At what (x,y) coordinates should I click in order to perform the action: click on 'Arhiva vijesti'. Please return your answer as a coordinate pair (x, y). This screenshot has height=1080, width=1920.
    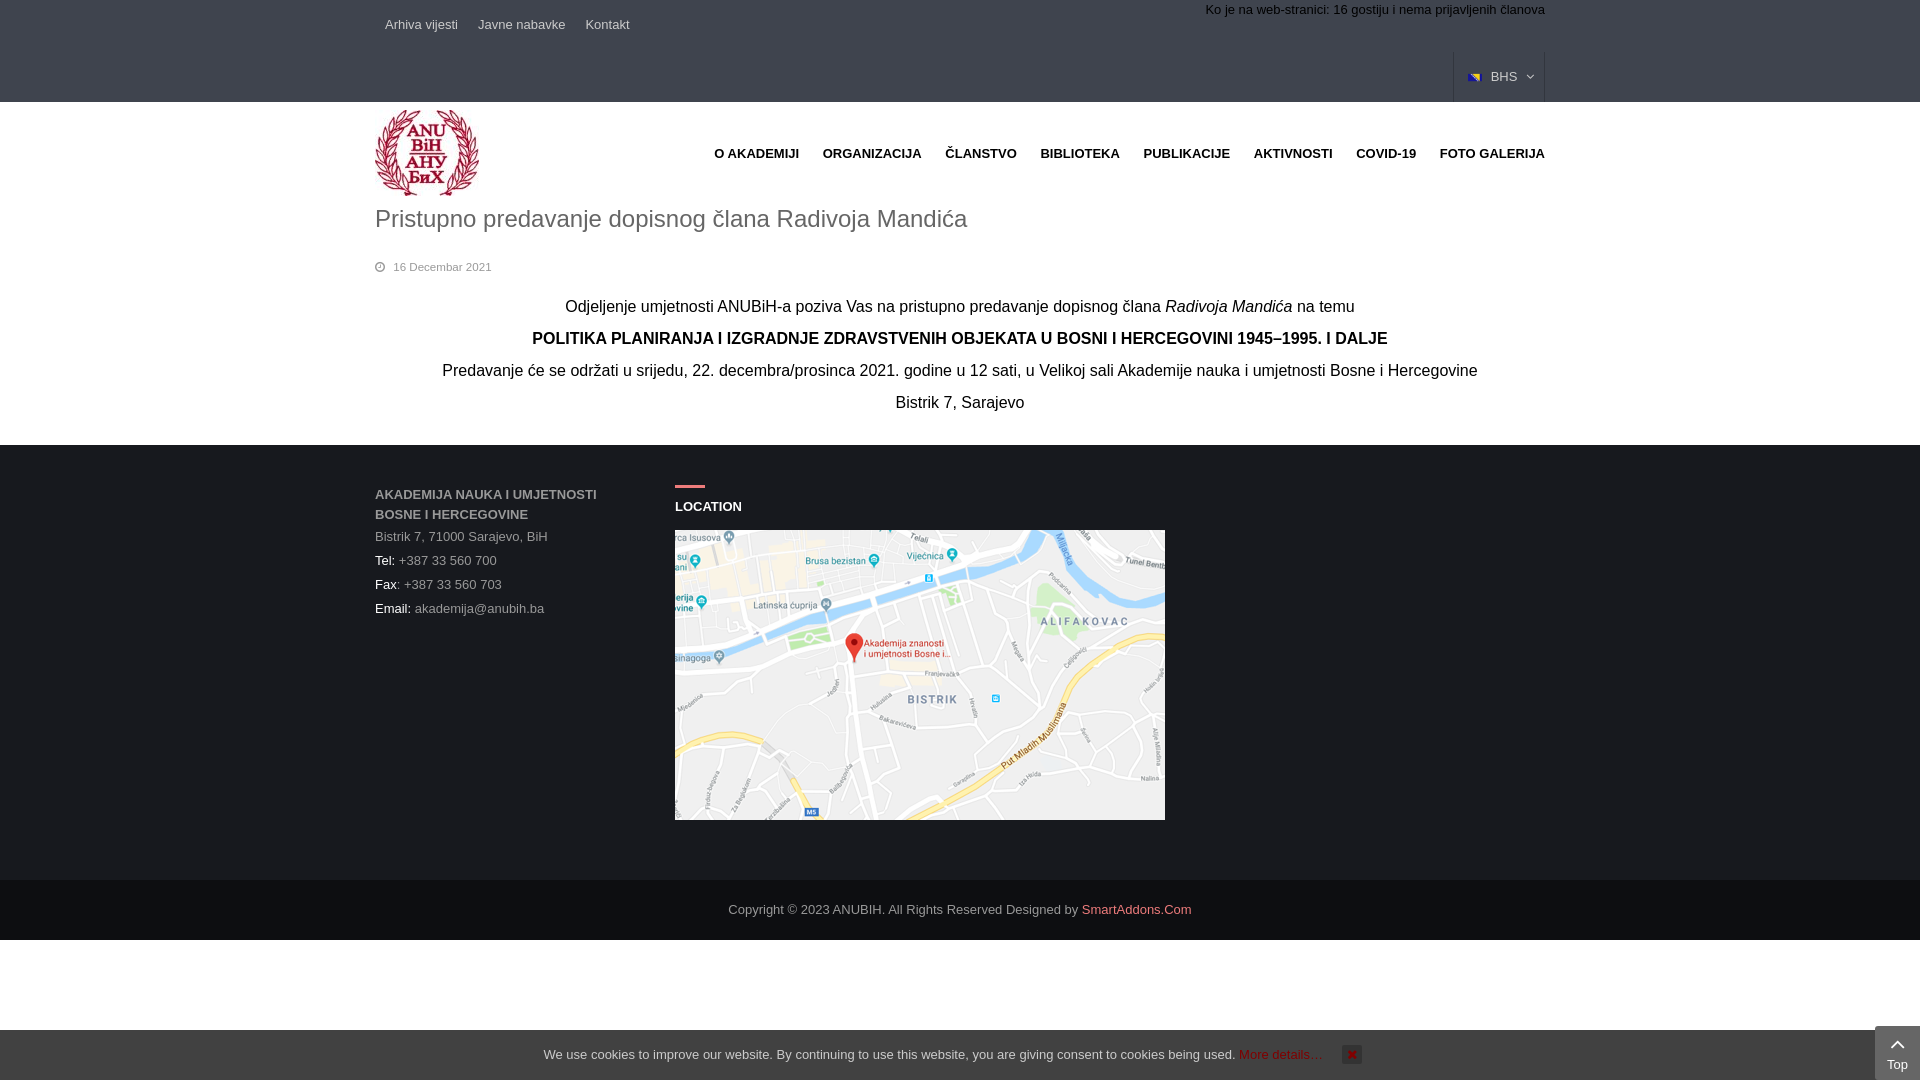
    Looking at the image, I should click on (374, 24).